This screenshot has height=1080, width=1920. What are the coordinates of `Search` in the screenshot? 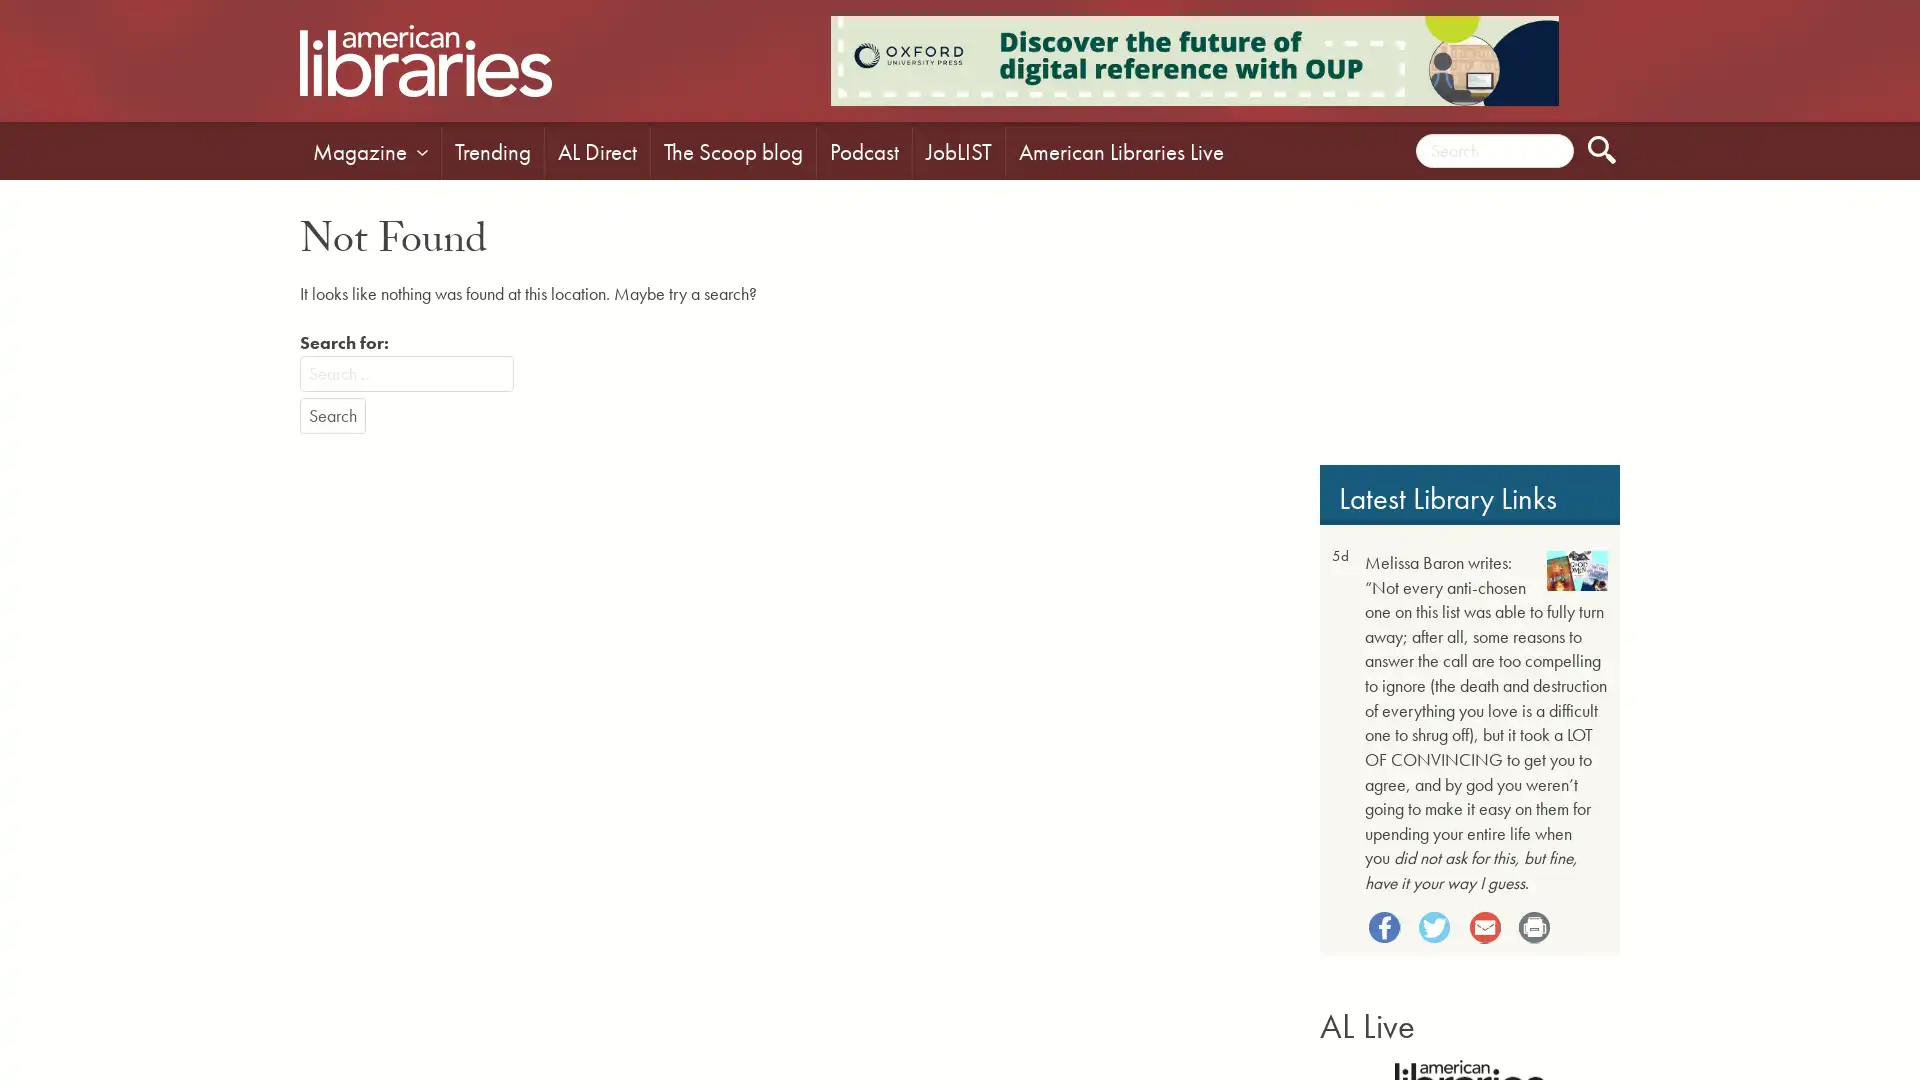 It's located at (1602, 149).